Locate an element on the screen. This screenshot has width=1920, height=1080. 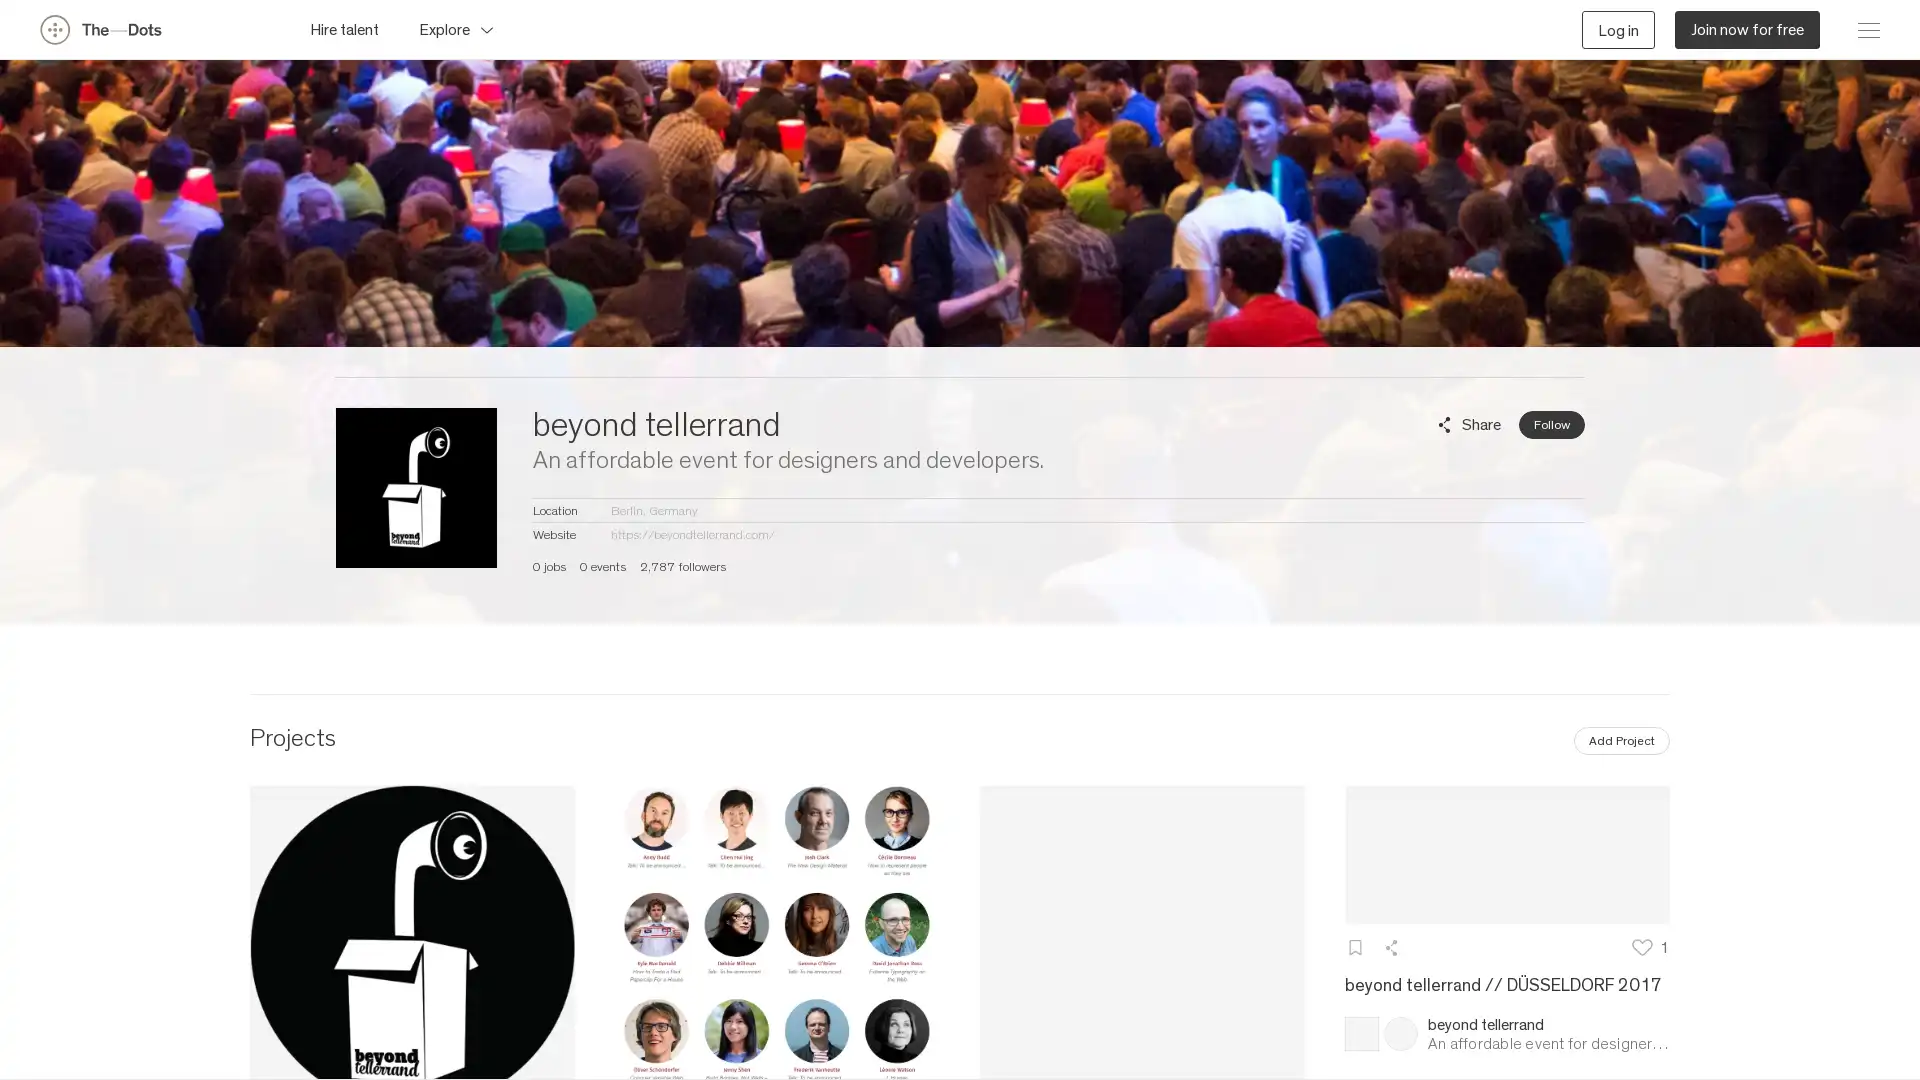
Add Project is located at coordinates (1622, 740).